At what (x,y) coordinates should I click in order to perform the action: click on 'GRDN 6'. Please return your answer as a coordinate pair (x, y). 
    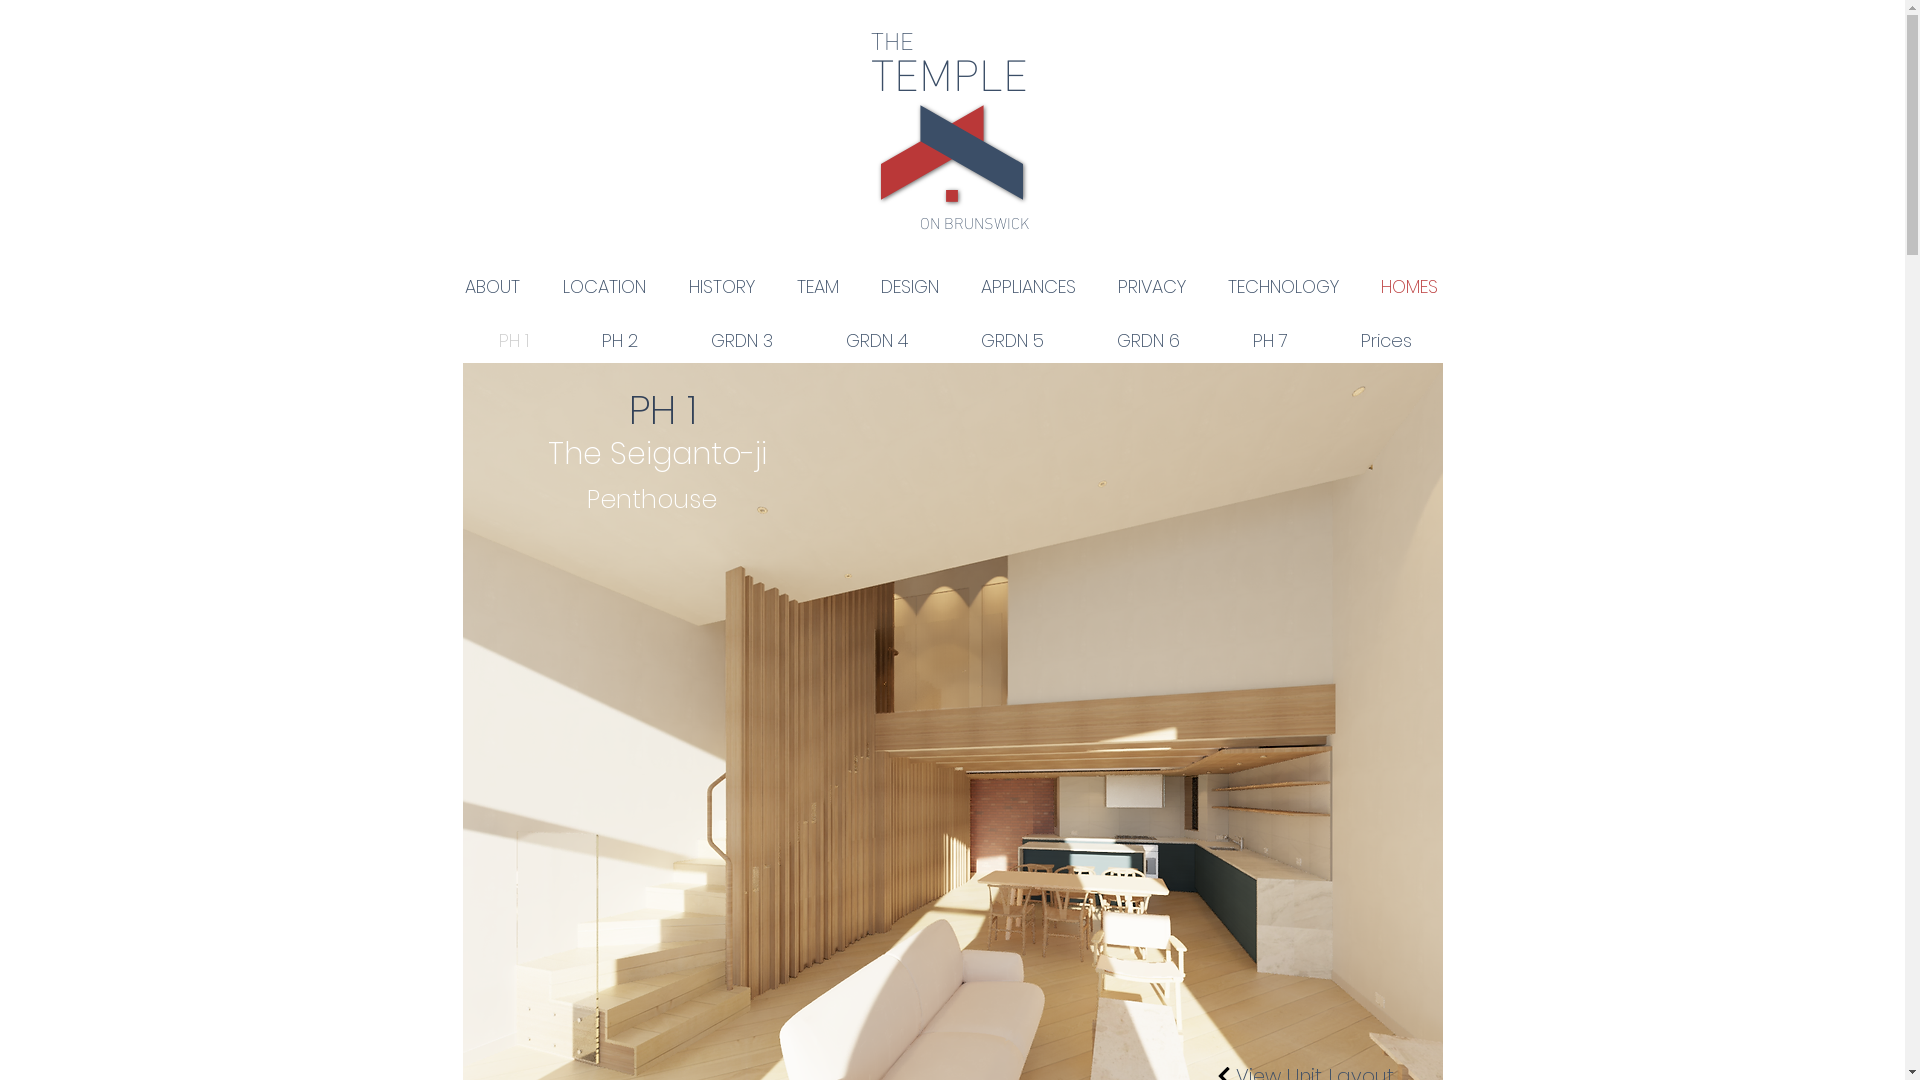
    Looking at the image, I should click on (1079, 339).